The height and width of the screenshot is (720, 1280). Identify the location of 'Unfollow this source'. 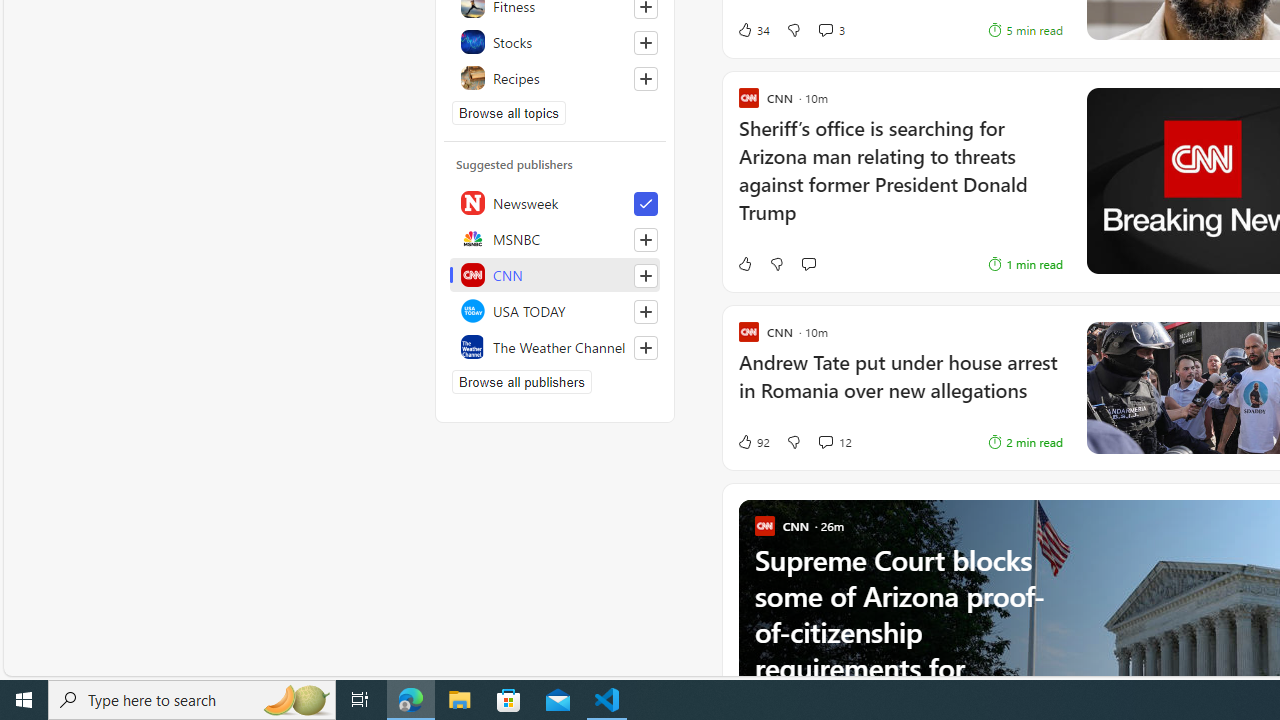
(645, 204).